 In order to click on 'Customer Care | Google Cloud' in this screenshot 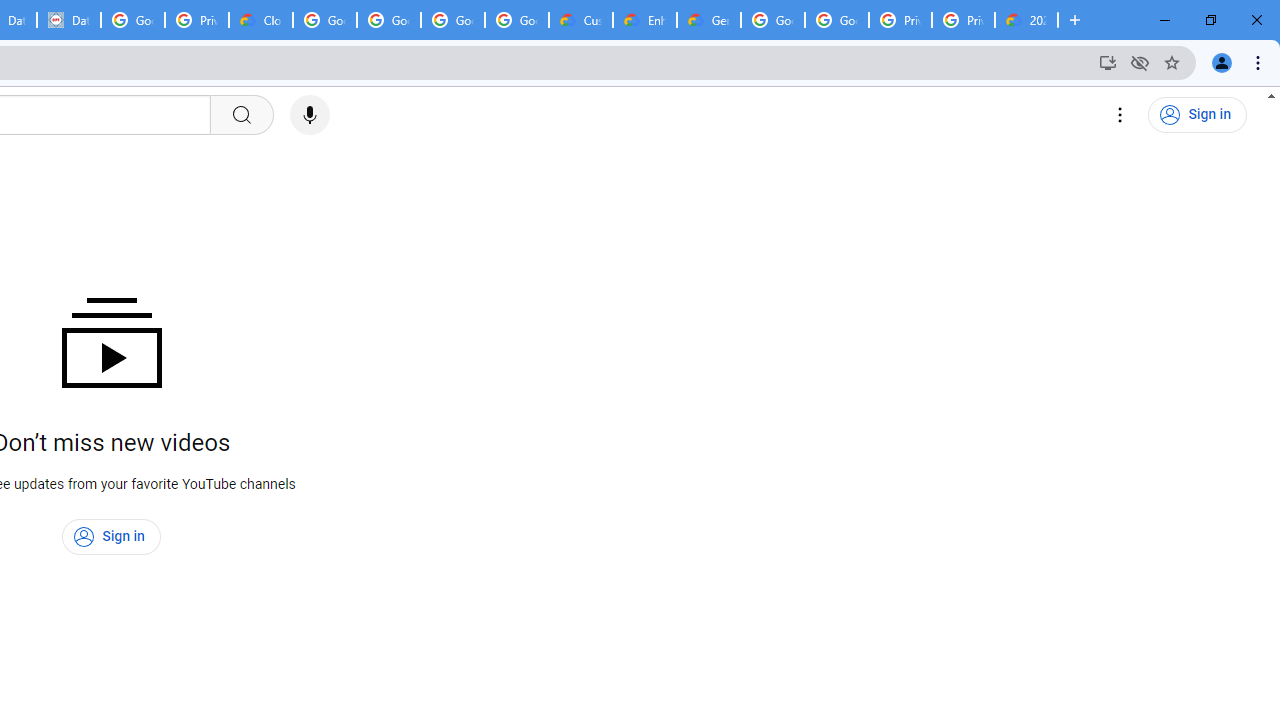, I will do `click(580, 20)`.